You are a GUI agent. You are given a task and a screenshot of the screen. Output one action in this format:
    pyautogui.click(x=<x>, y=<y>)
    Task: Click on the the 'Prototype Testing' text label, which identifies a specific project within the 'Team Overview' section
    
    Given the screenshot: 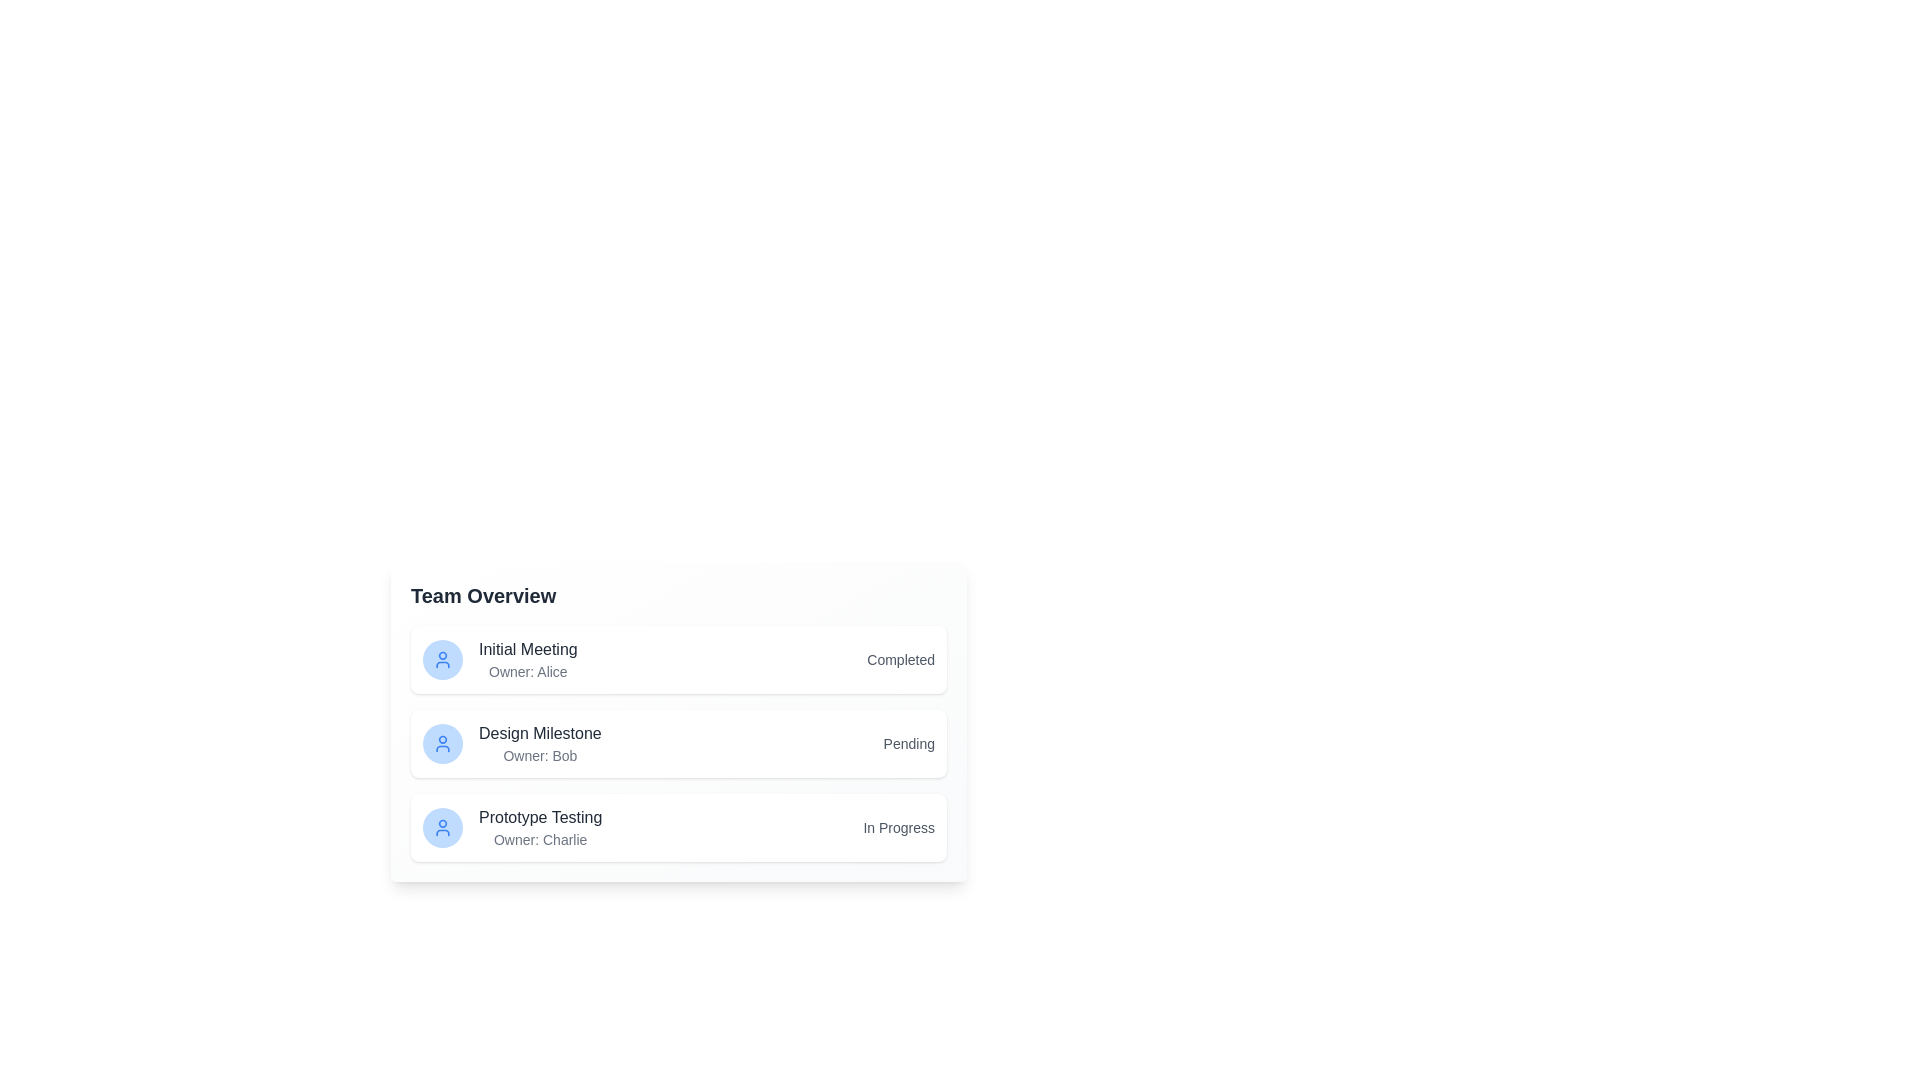 What is the action you would take?
    pyautogui.click(x=540, y=817)
    